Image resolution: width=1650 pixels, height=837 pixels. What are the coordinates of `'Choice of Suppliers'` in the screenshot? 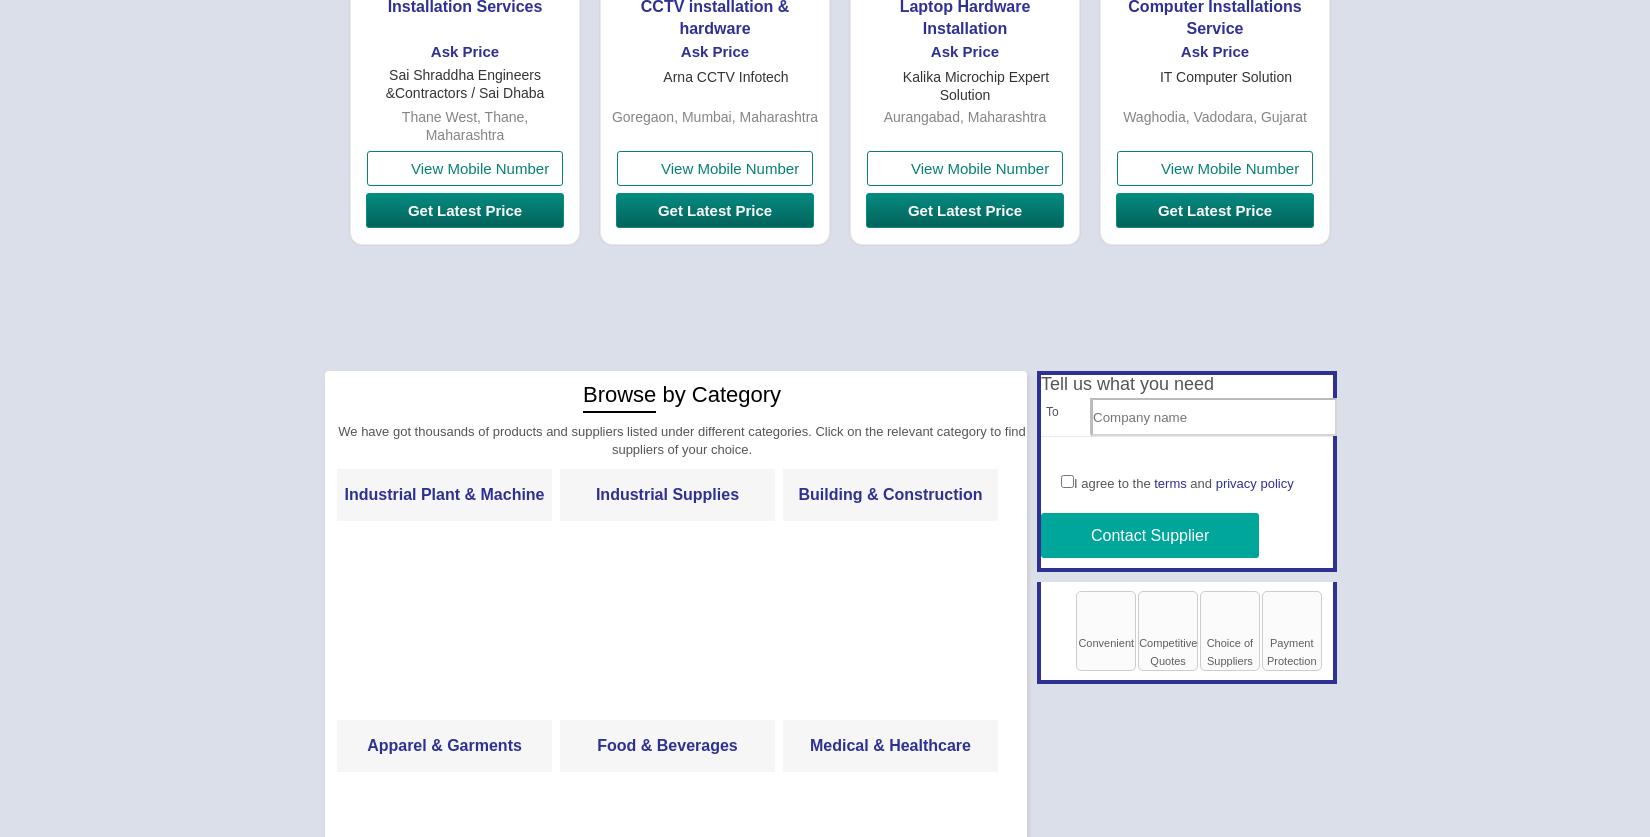 It's located at (1205, 652).